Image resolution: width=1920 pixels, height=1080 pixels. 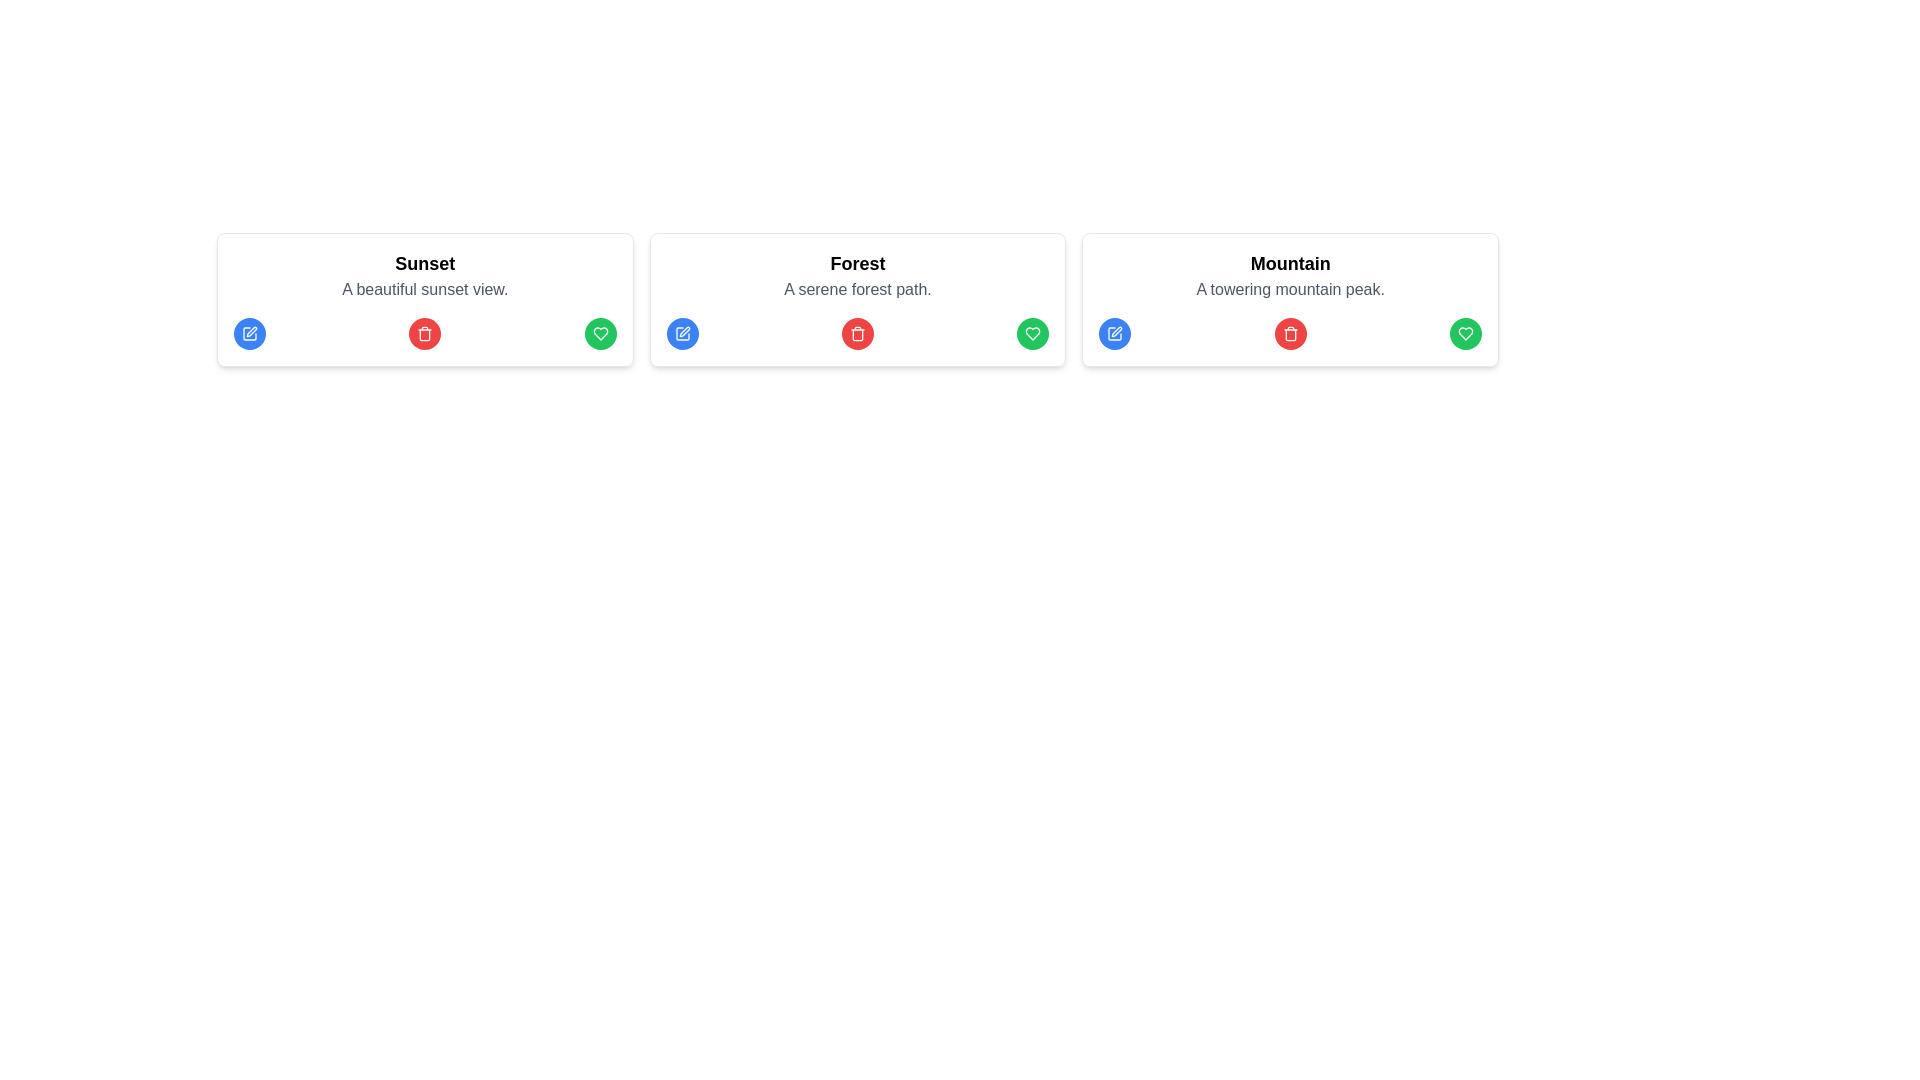 What do you see at coordinates (1290, 289) in the screenshot?
I see `the text element reading 'A towering mountain peak' which is located in the third card labeled 'Mountain', positioned directly beneath the title text 'Mountain'` at bounding box center [1290, 289].